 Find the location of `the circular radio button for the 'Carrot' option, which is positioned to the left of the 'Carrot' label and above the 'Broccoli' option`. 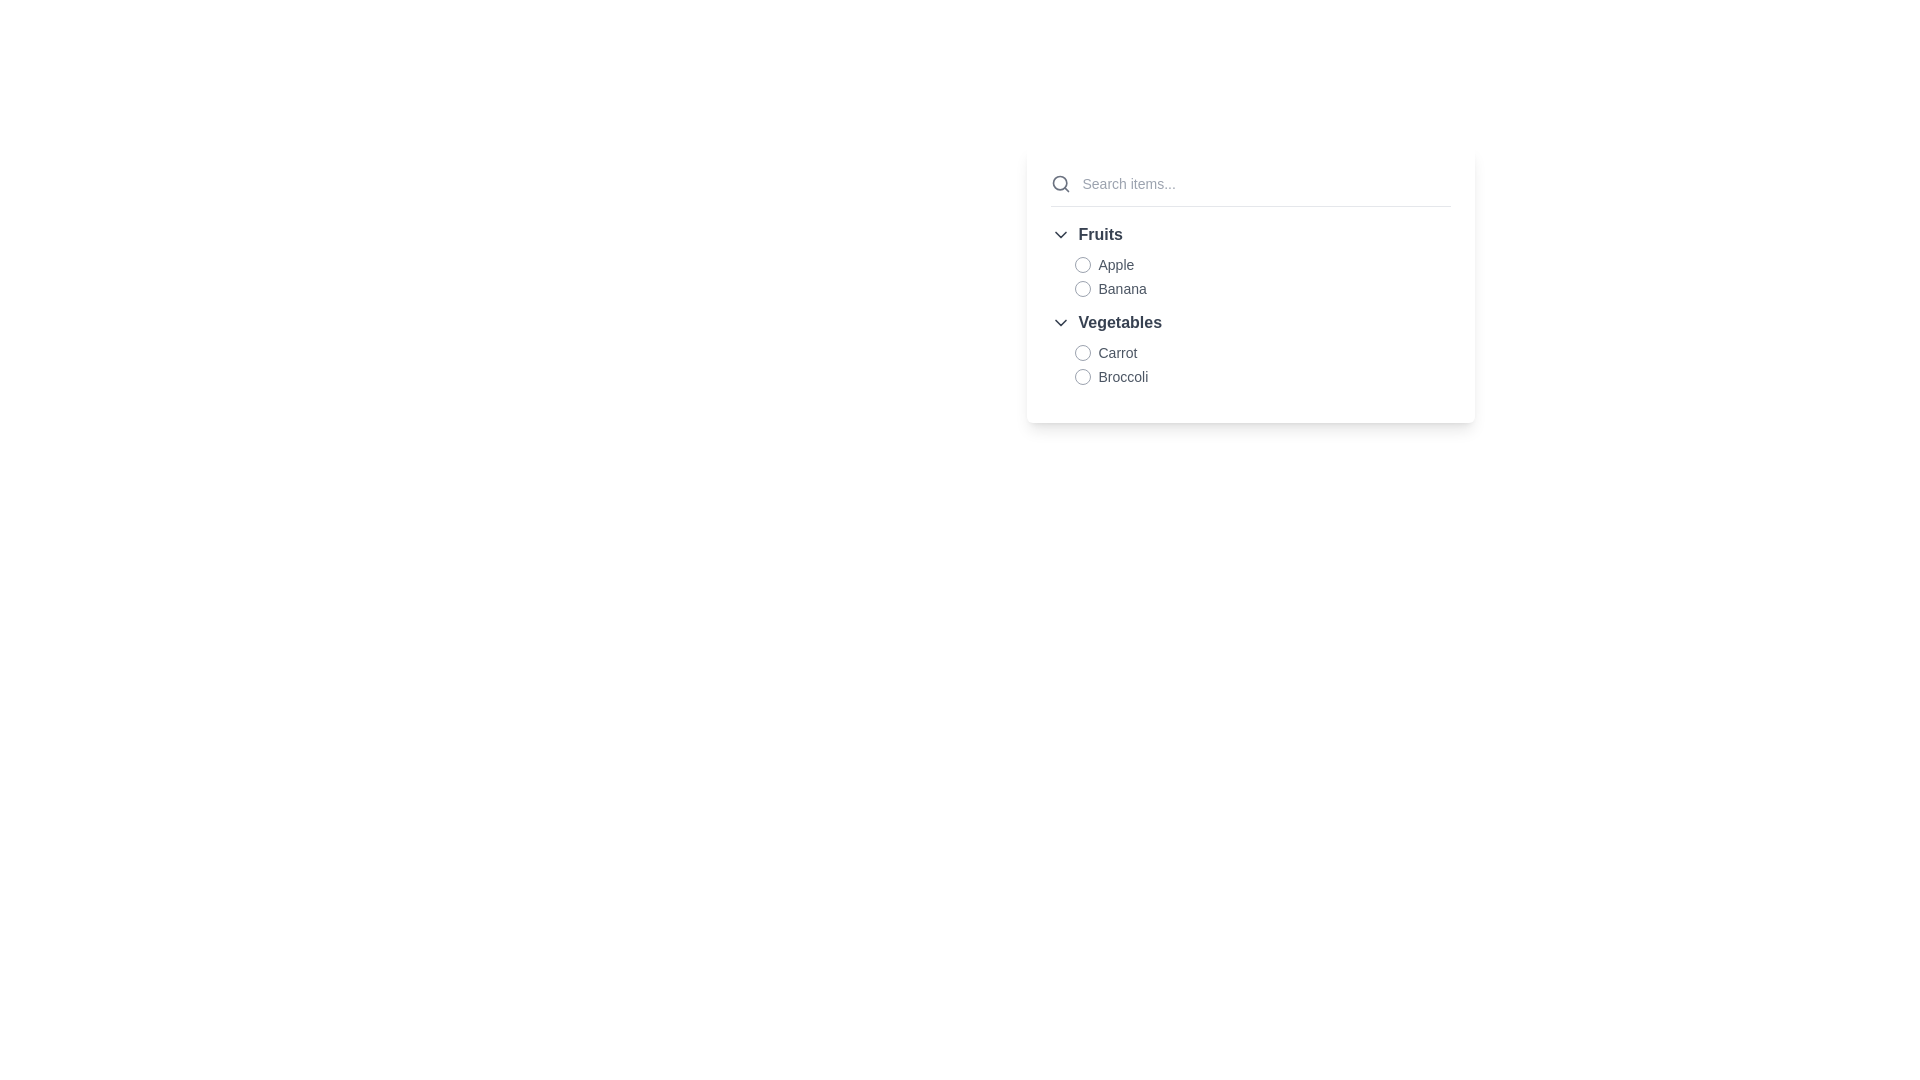

the circular radio button for the 'Carrot' option, which is positioned to the left of the 'Carrot' label and above the 'Broccoli' option is located at coordinates (1081, 352).